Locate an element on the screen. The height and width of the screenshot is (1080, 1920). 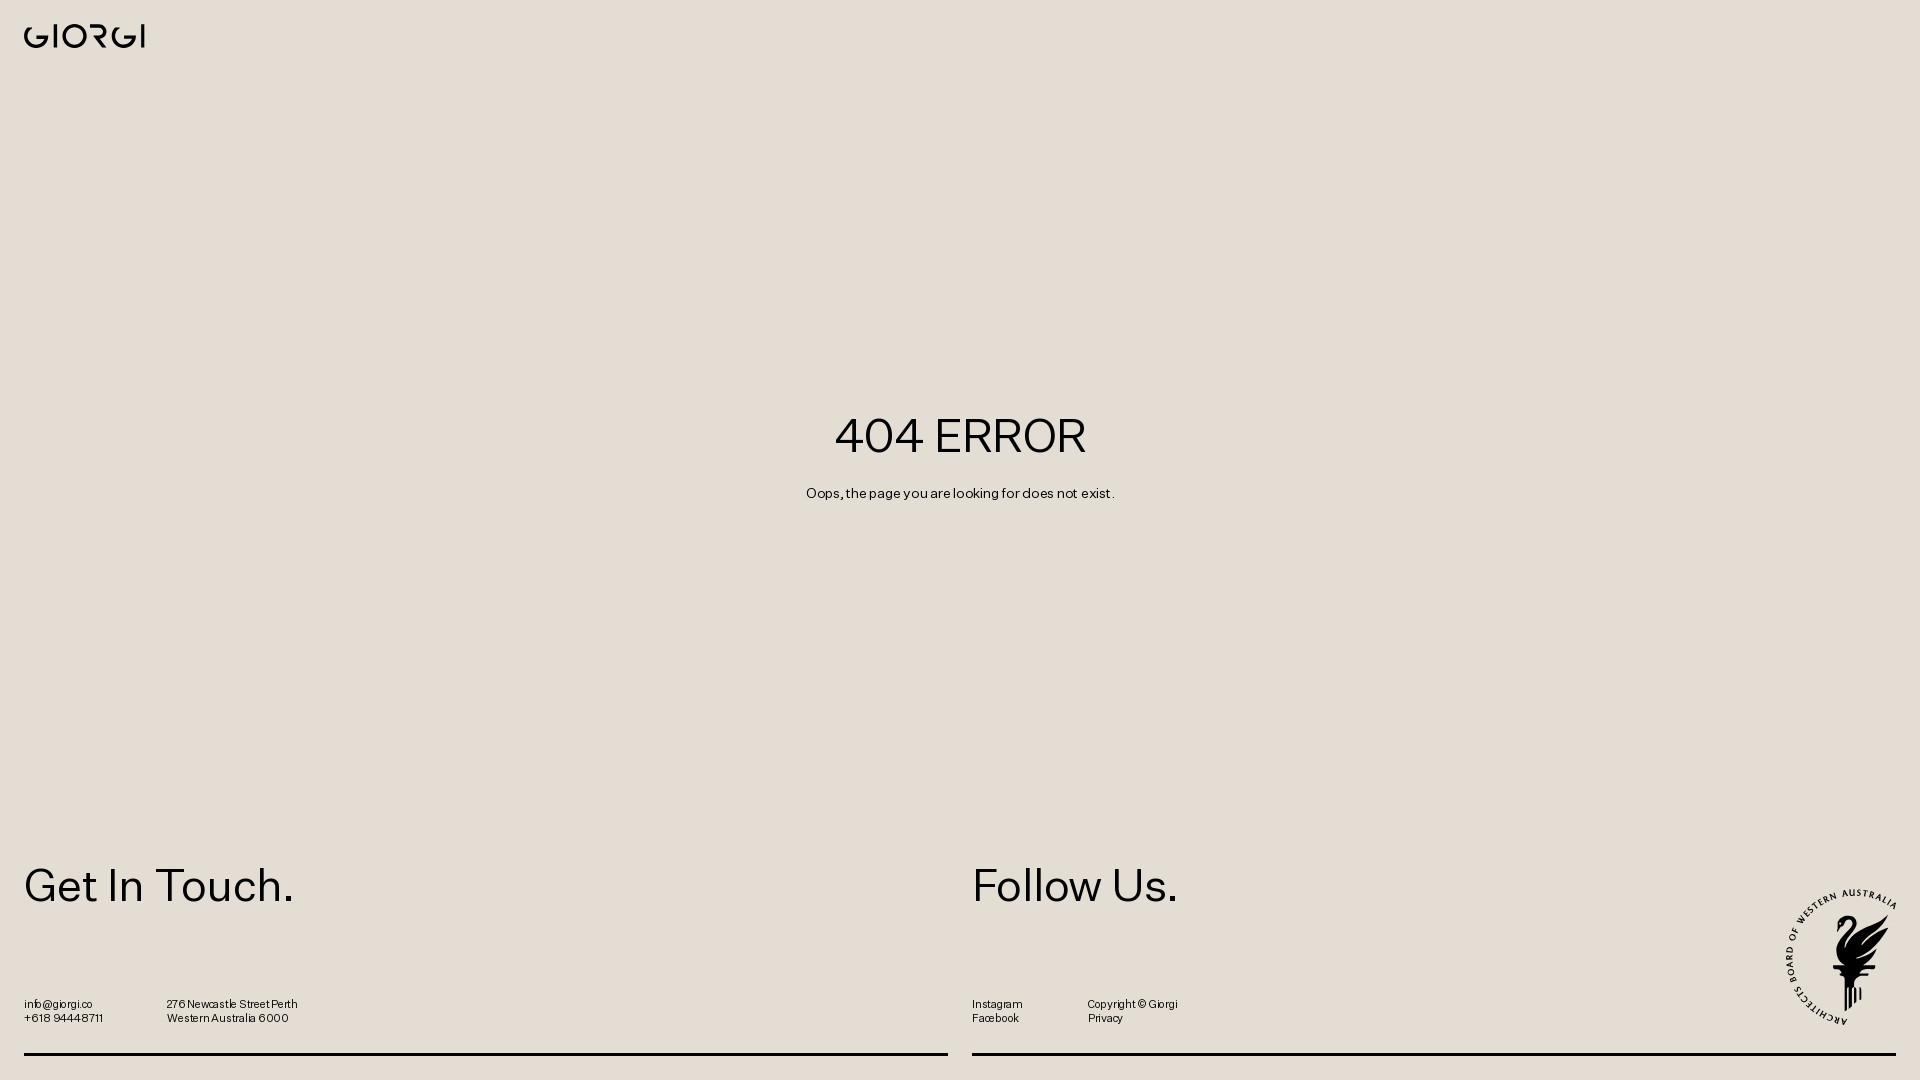
'+61 8 9444 8711' is located at coordinates (62, 1017).